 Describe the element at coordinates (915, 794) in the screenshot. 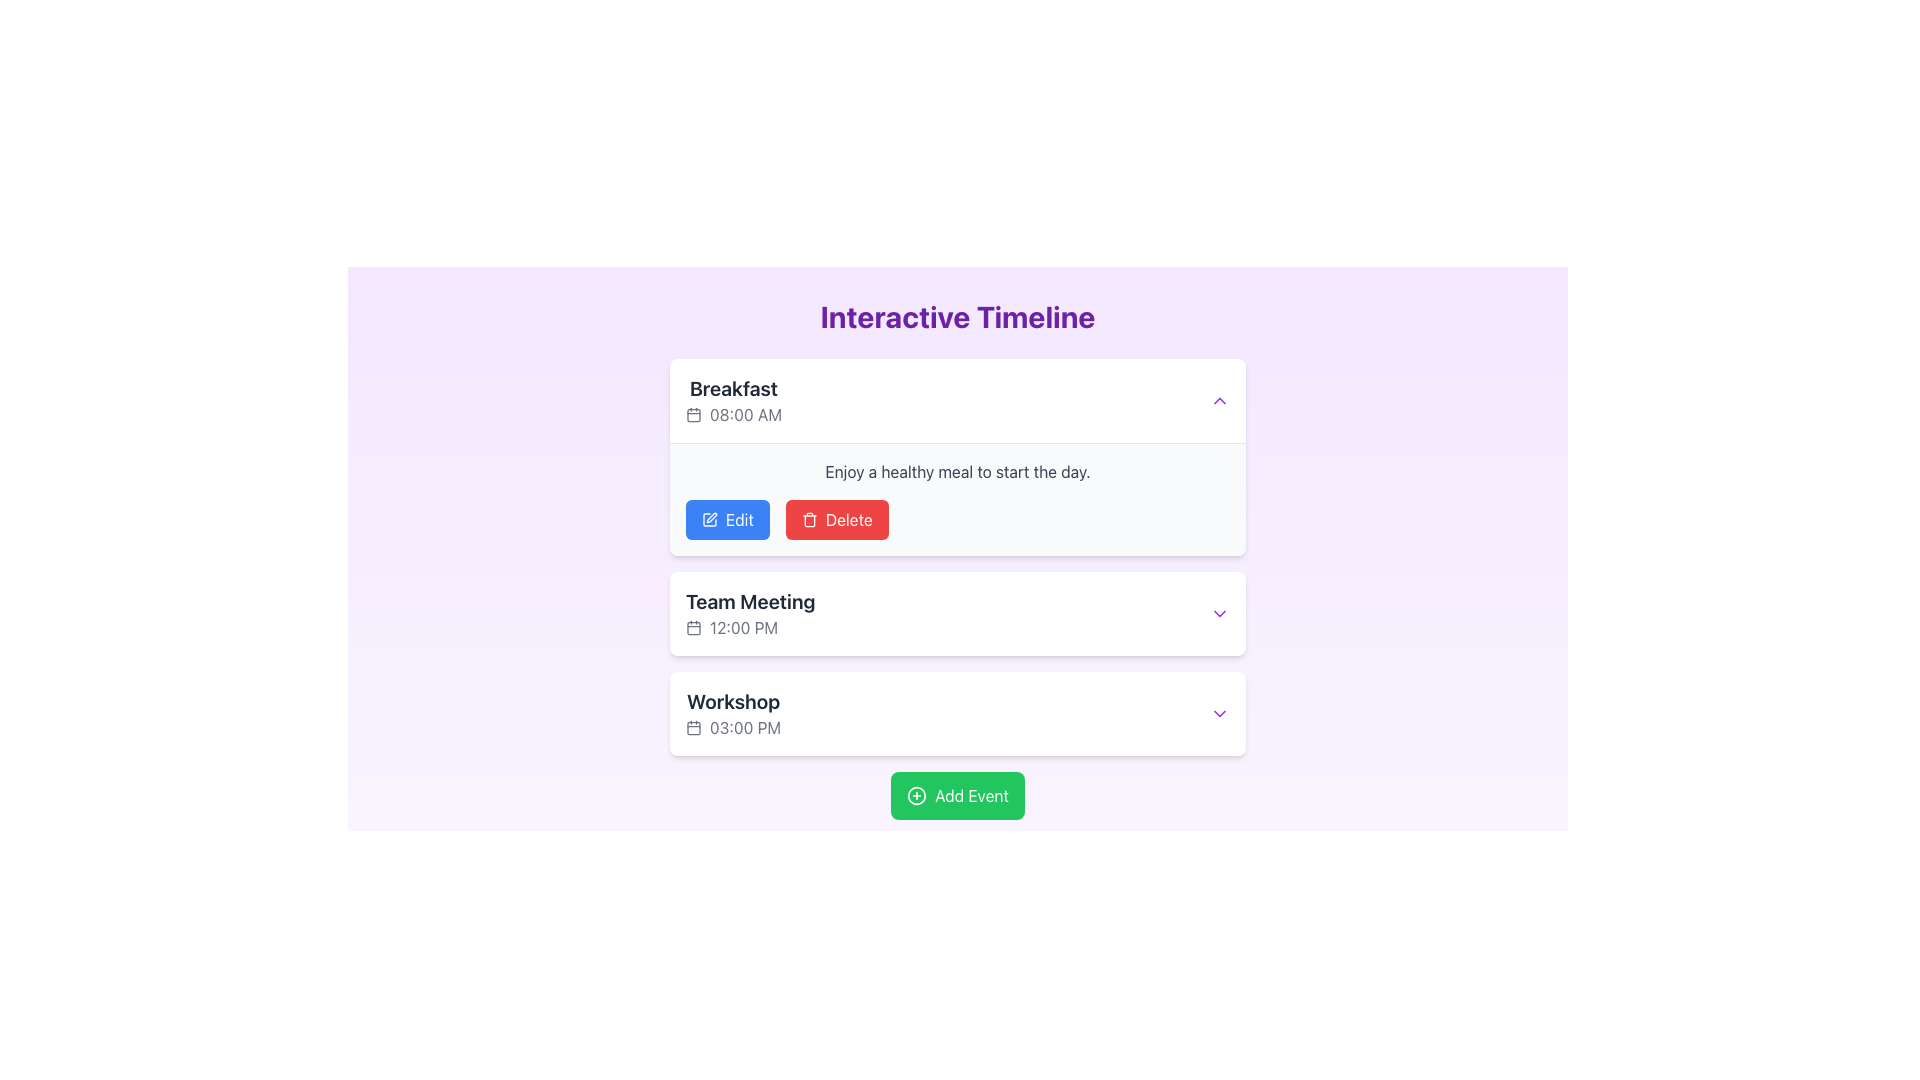

I see `the circular graphic icon with a plus sign within the green 'Add Event' button to initiate the action associated with the button` at that location.